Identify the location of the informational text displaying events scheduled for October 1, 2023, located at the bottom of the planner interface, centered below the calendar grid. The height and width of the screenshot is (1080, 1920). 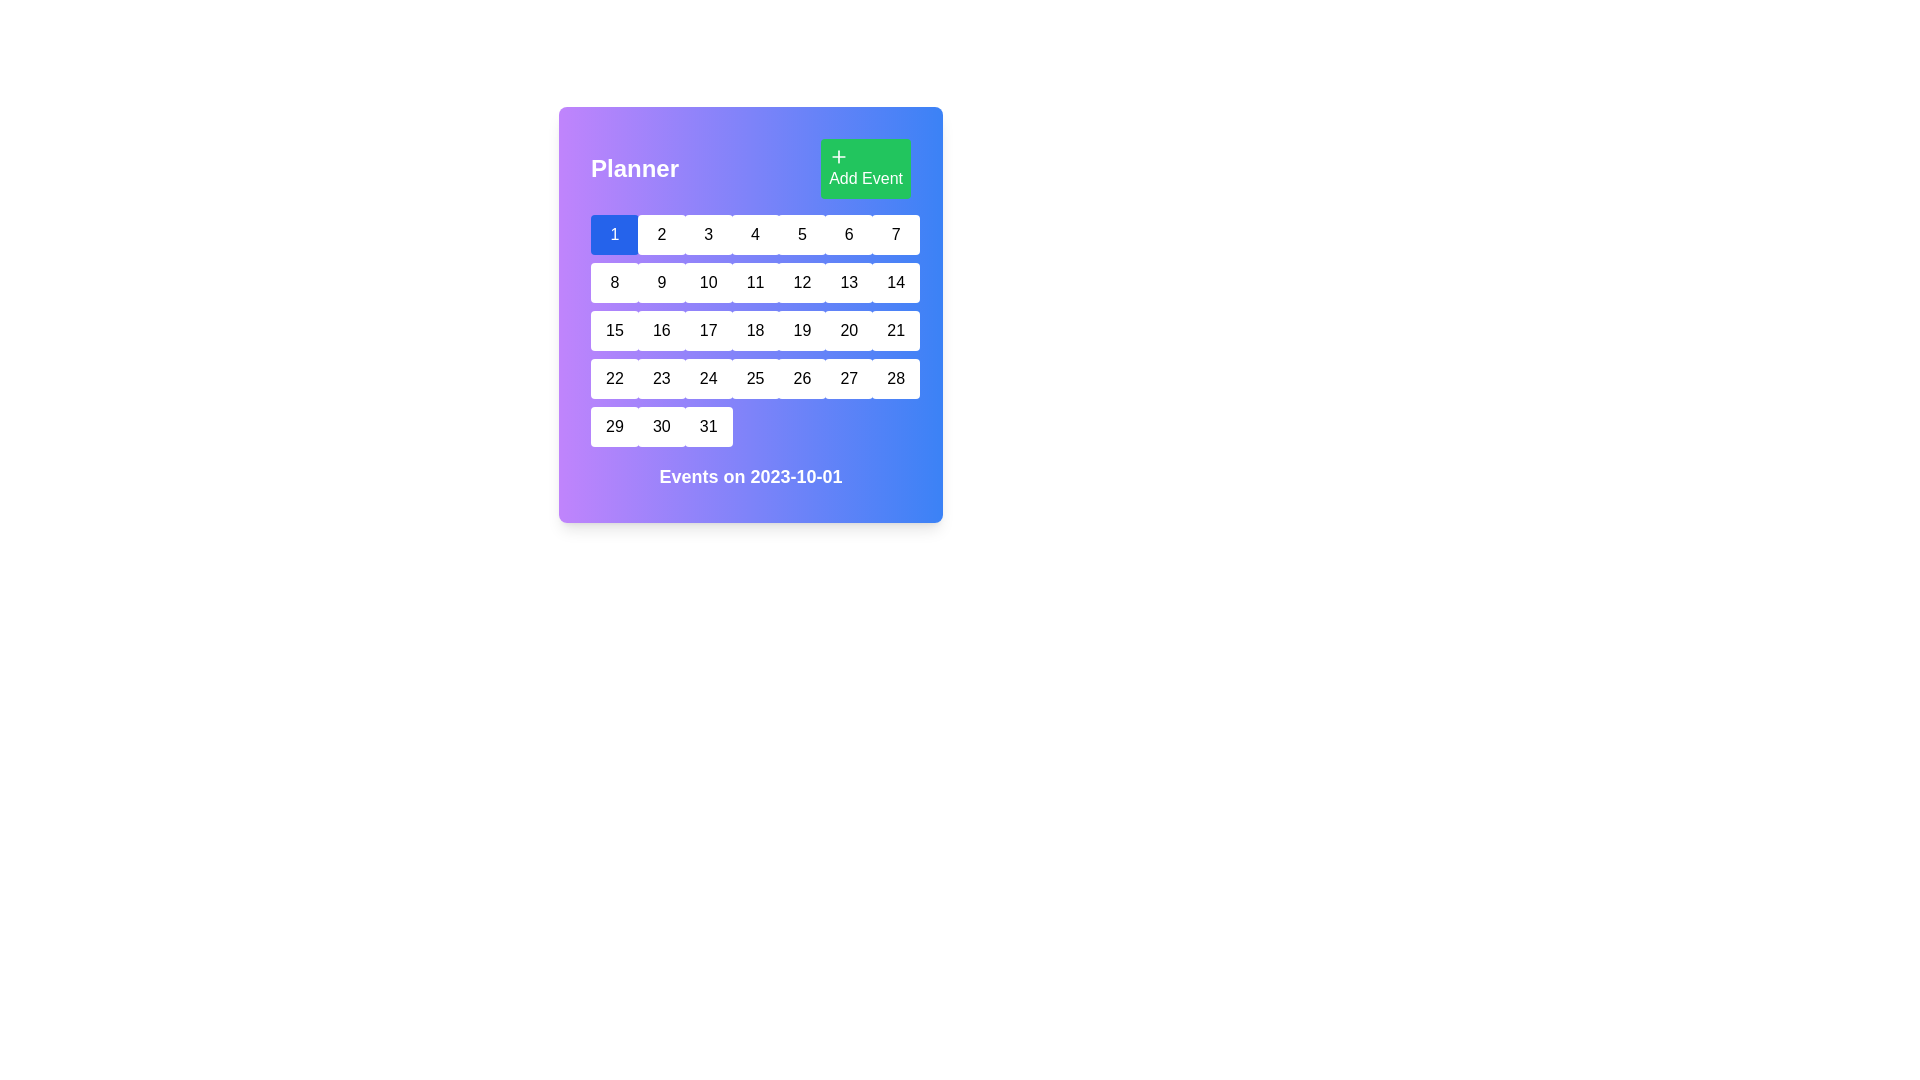
(749, 477).